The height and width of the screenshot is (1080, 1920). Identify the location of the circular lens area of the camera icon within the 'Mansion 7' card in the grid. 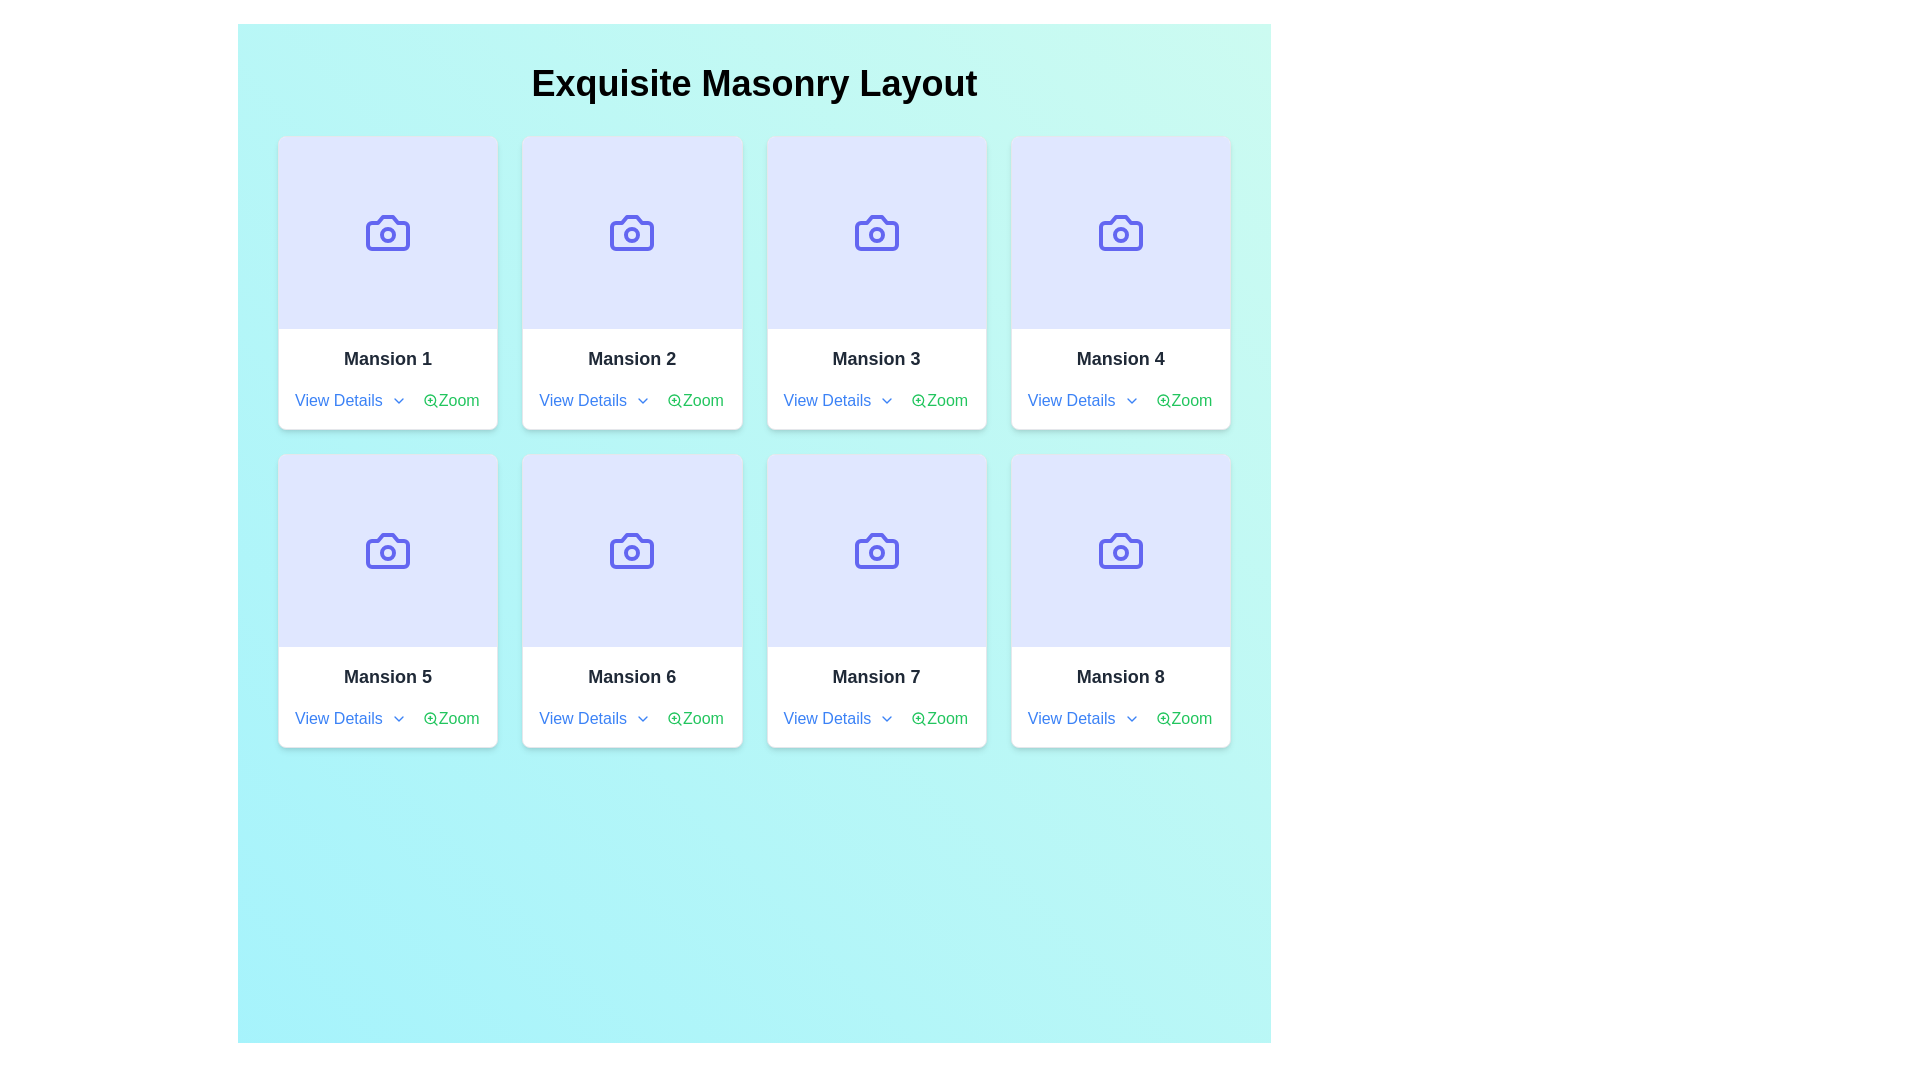
(876, 552).